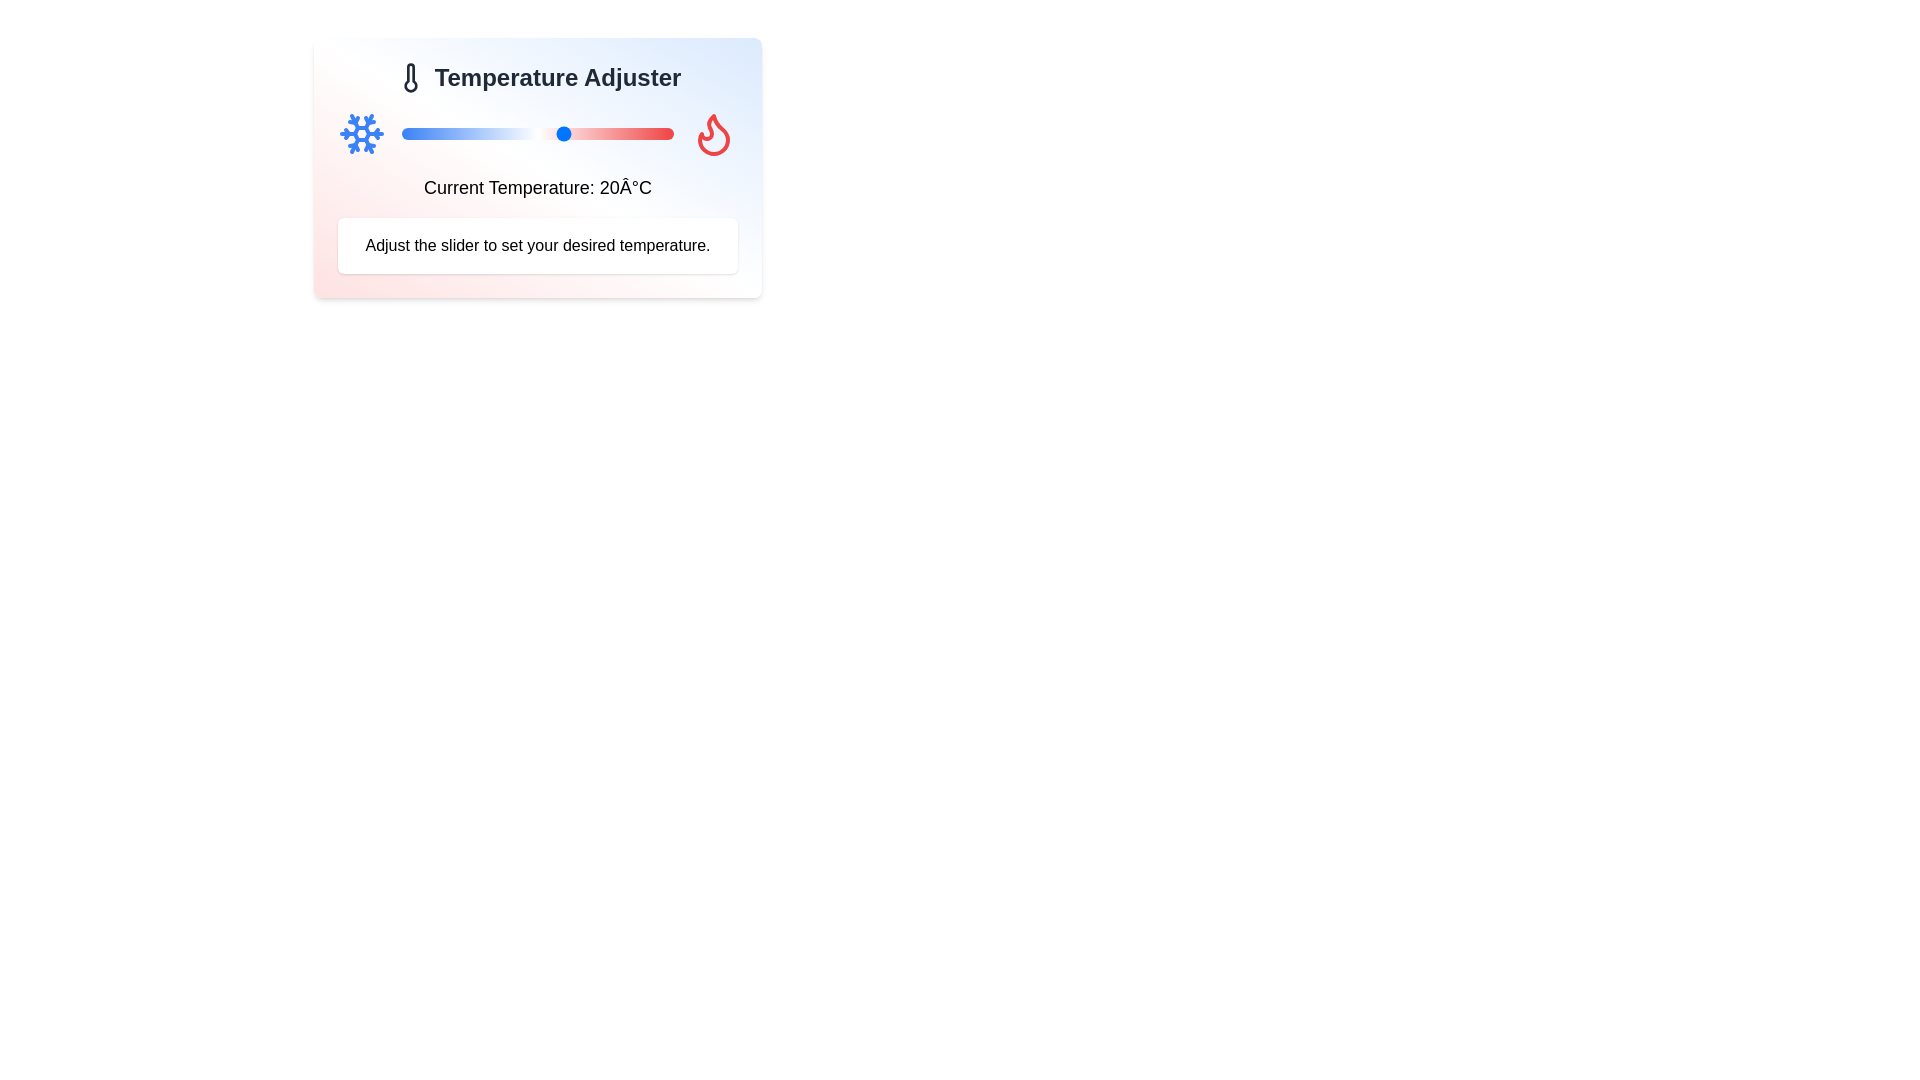 The width and height of the screenshot is (1920, 1080). I want to click on the slider to set the temperature to 38°C, so click(663, 134).